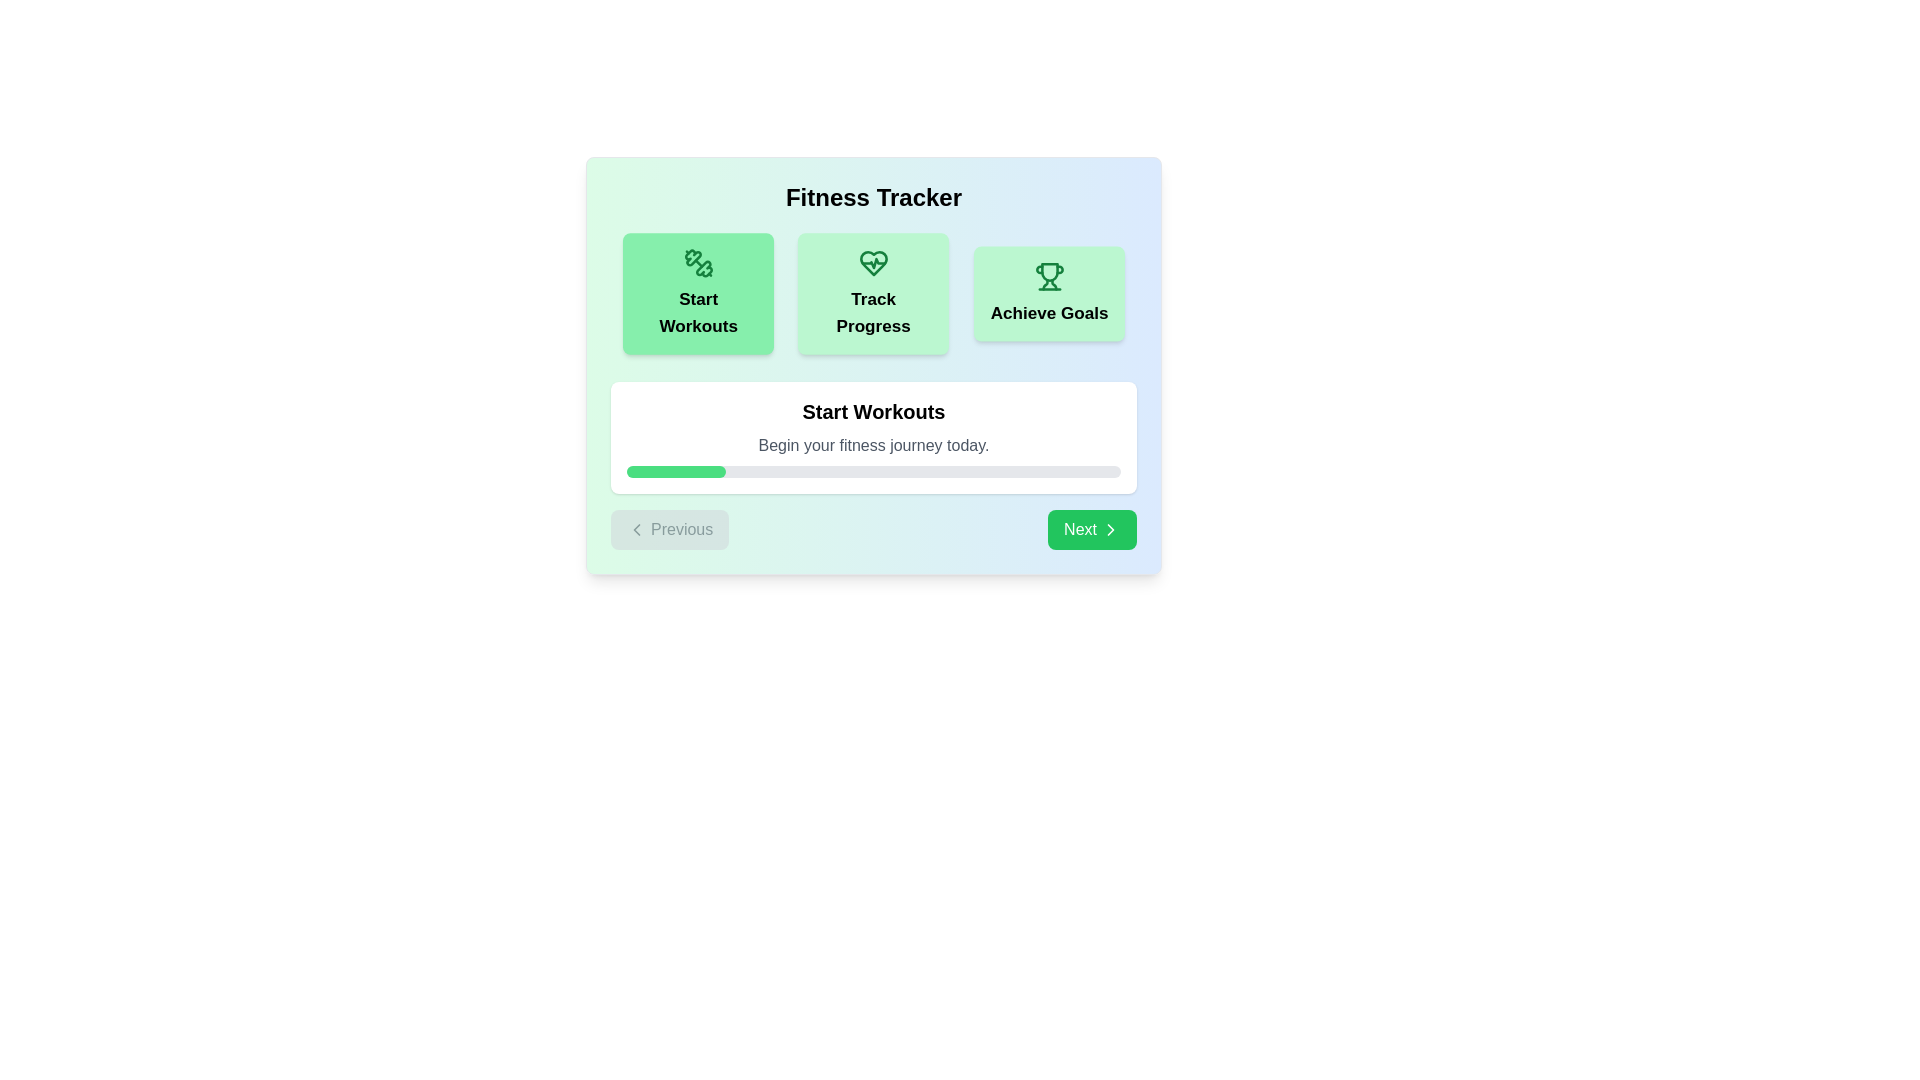 This screenshot has width=1920, height=1080. What do you see at coordinates (636, 528) in the screenshot?
I see `the left-facing chevron icon adjacent to the 'Previous' button in the bottom-left corner of the interface` at bounding box center [636, 528].